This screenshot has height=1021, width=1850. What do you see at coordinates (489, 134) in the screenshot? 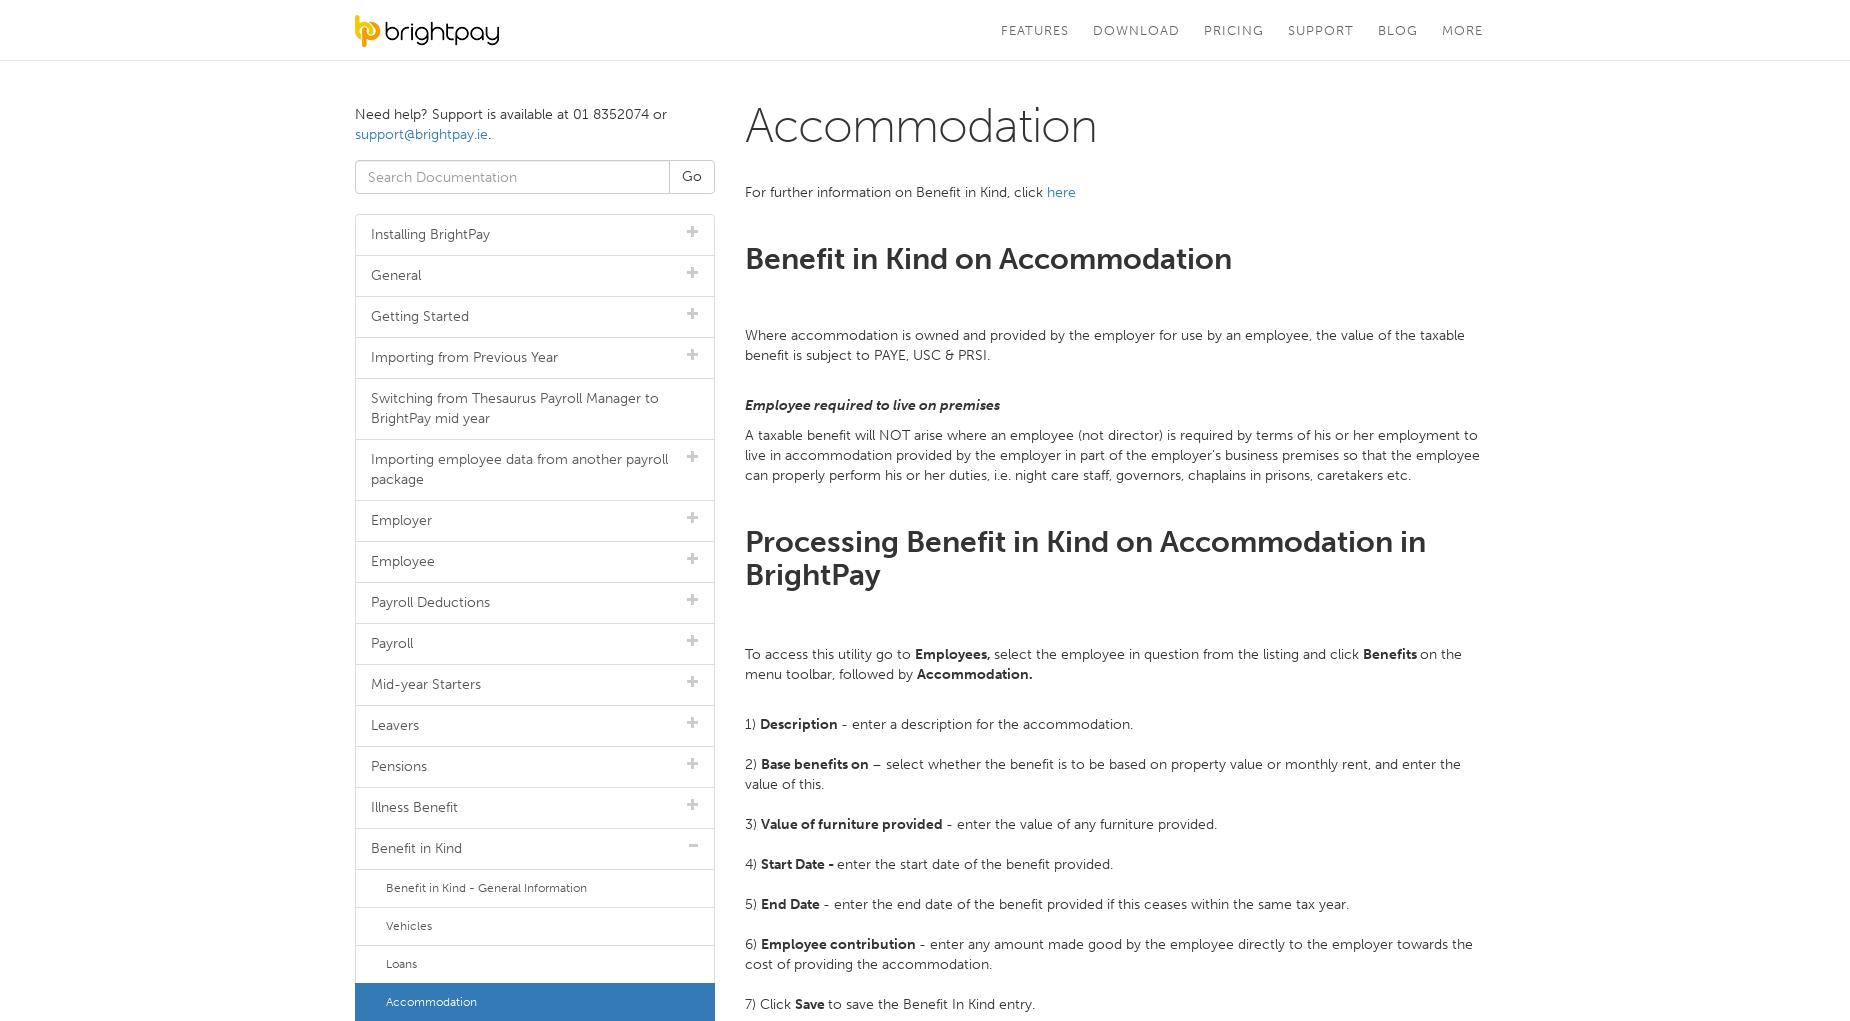
I see `'.'` at bounding box center [489, 134].